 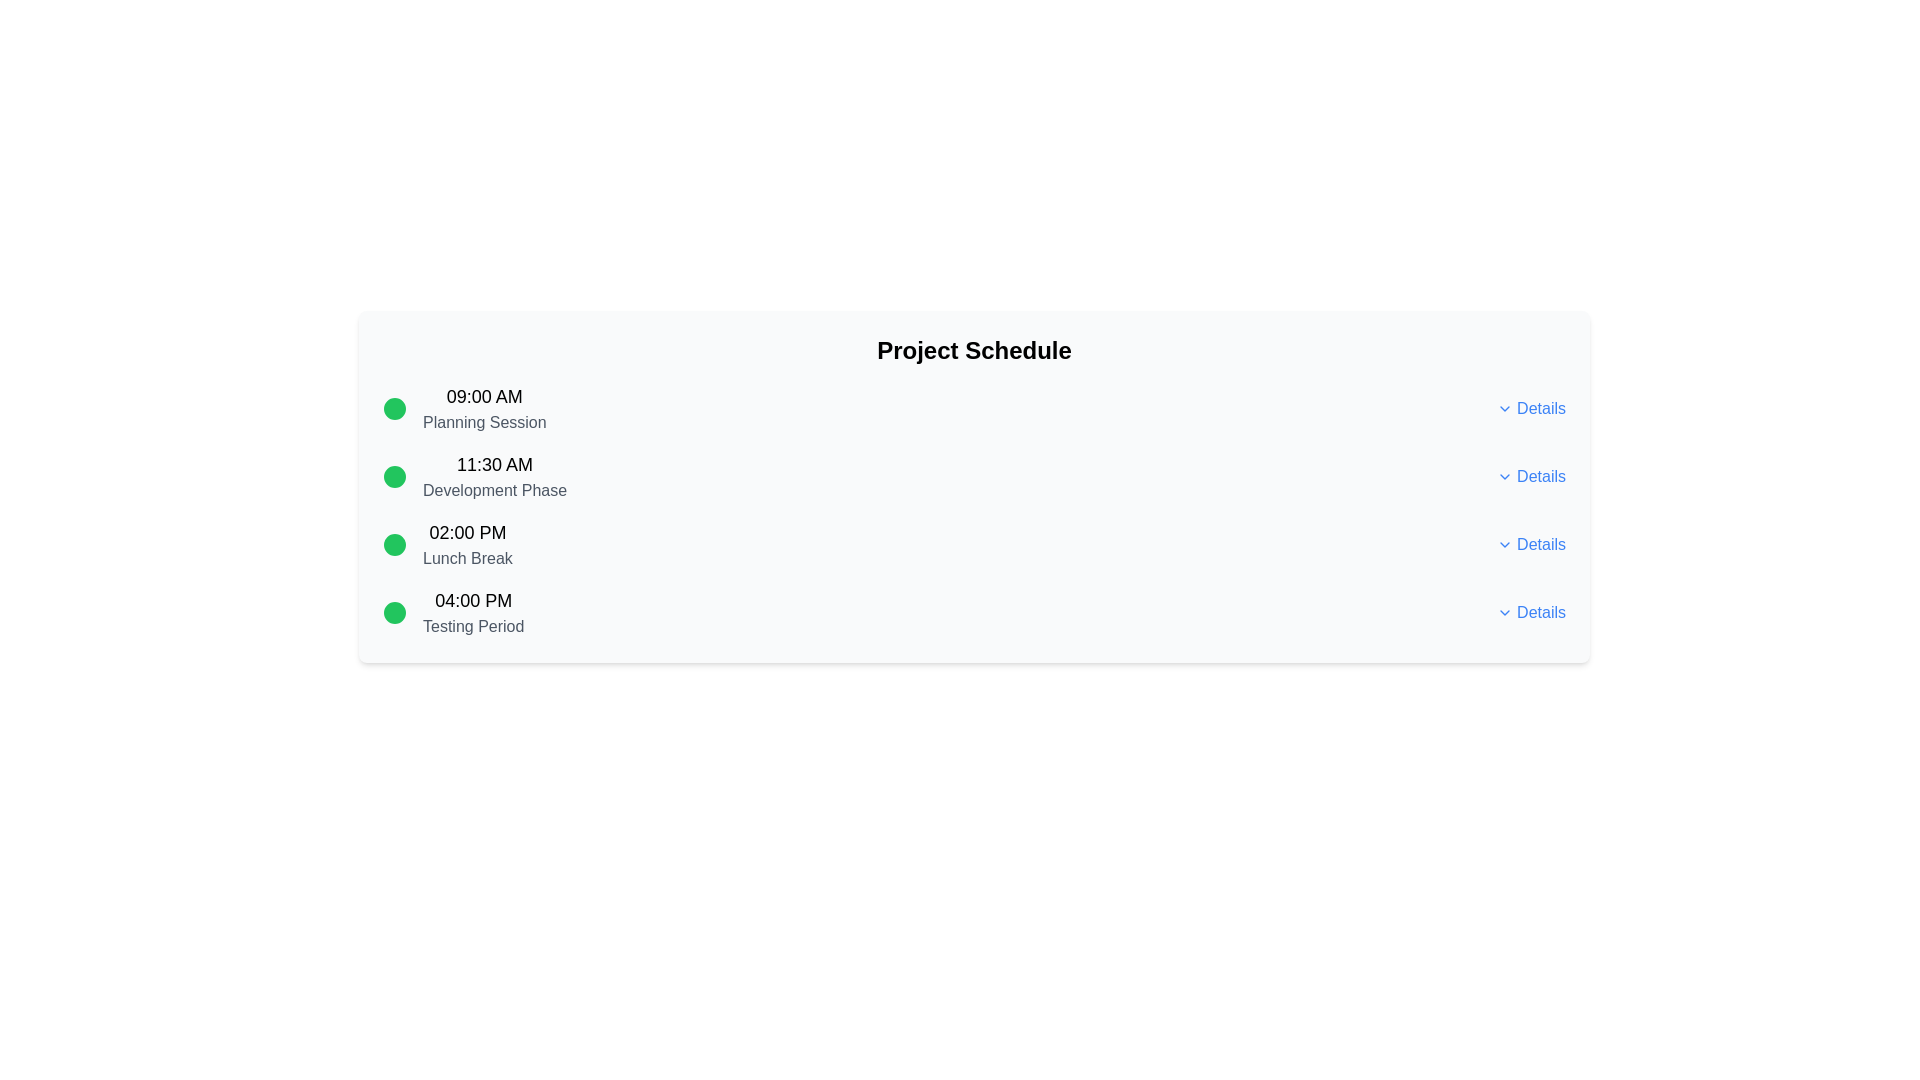 What do you see at coordinates (1540, 407) in the screenshot?
I see `label that serves as a link to access additional information about the '09:00 AM Planning Session' activity, positioned at the topmost position among similar 'Details' elements` at bounding box center [1540, 407].